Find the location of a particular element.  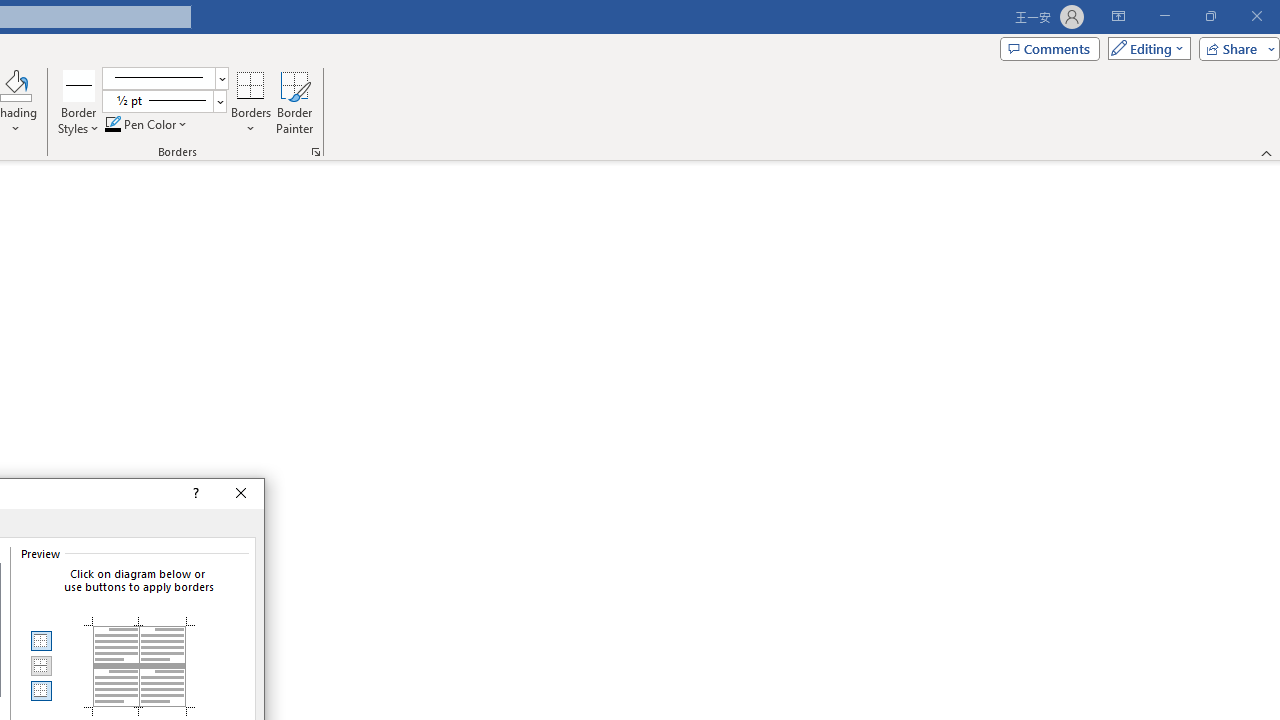

'Border Styles' is located at coordinates (79, 84).